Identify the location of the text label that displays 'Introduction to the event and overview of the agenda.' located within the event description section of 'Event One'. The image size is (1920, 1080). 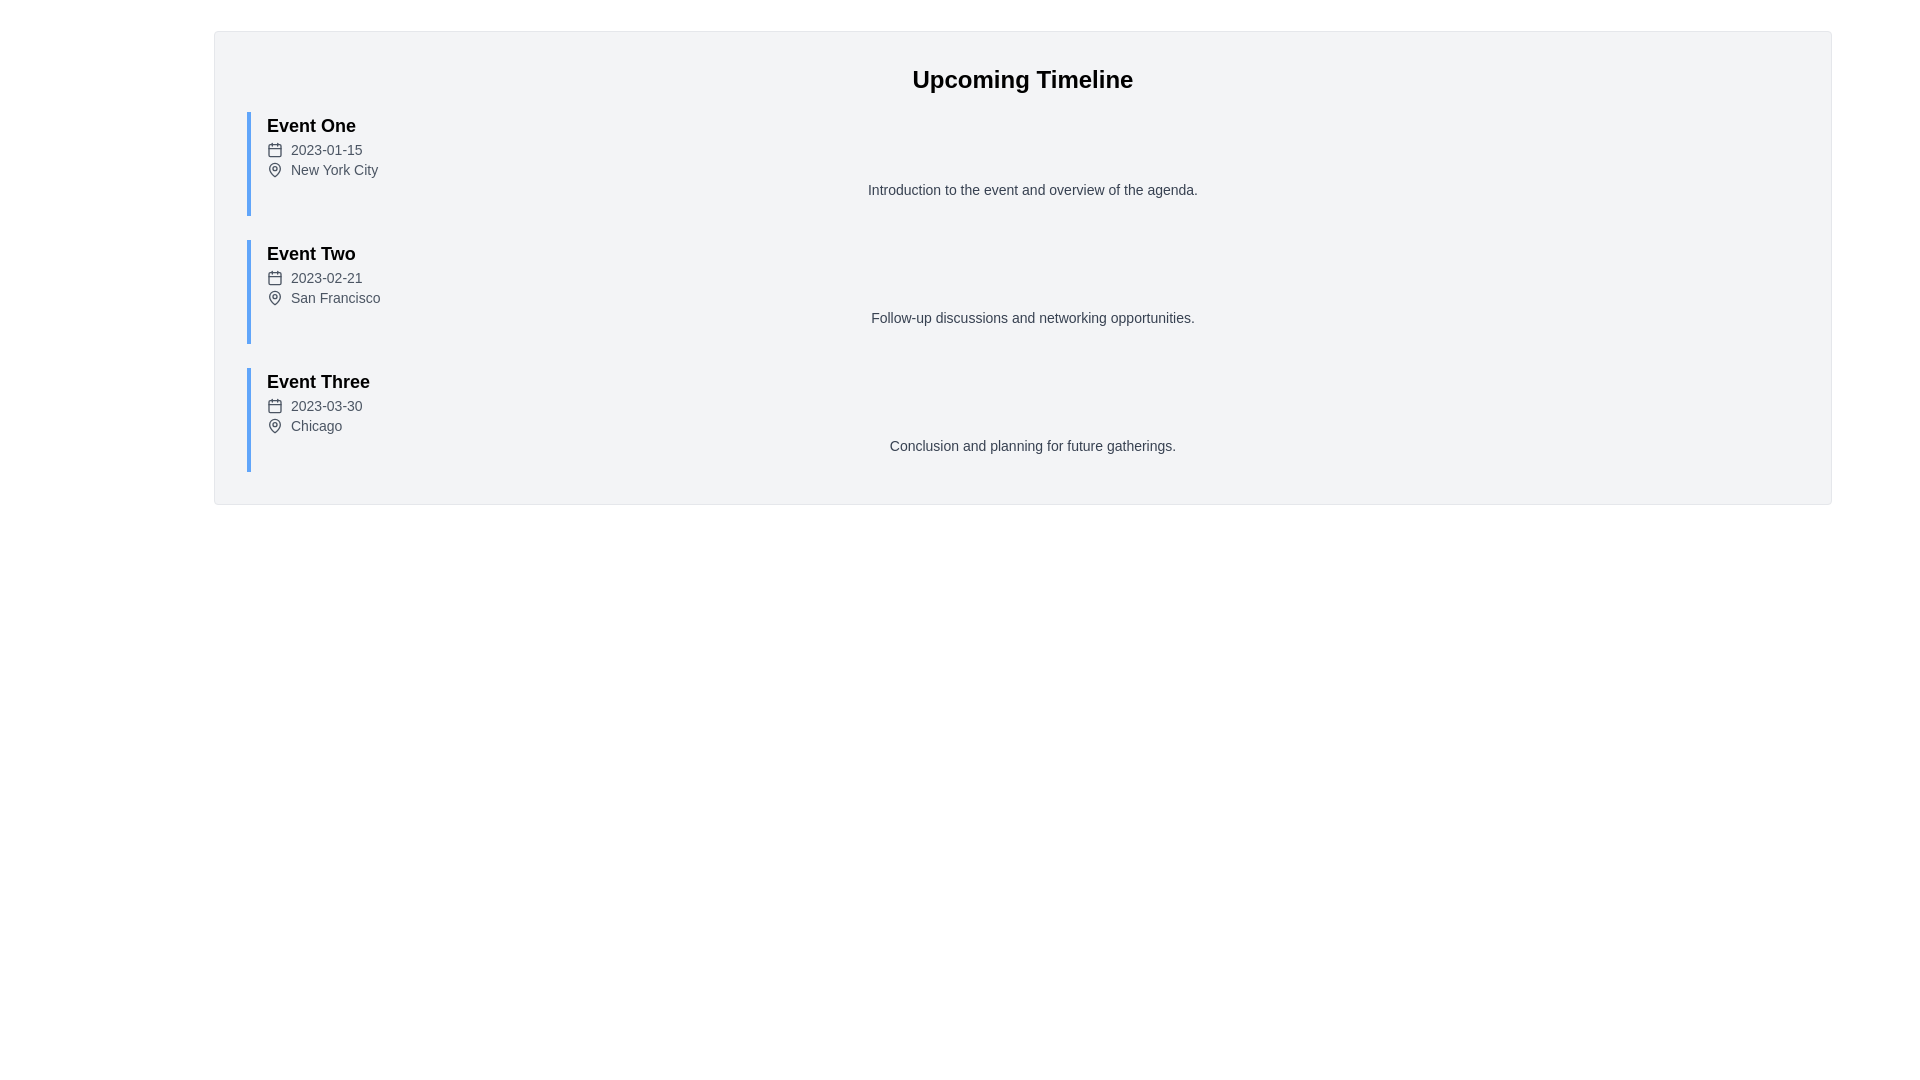
(1032, 189).